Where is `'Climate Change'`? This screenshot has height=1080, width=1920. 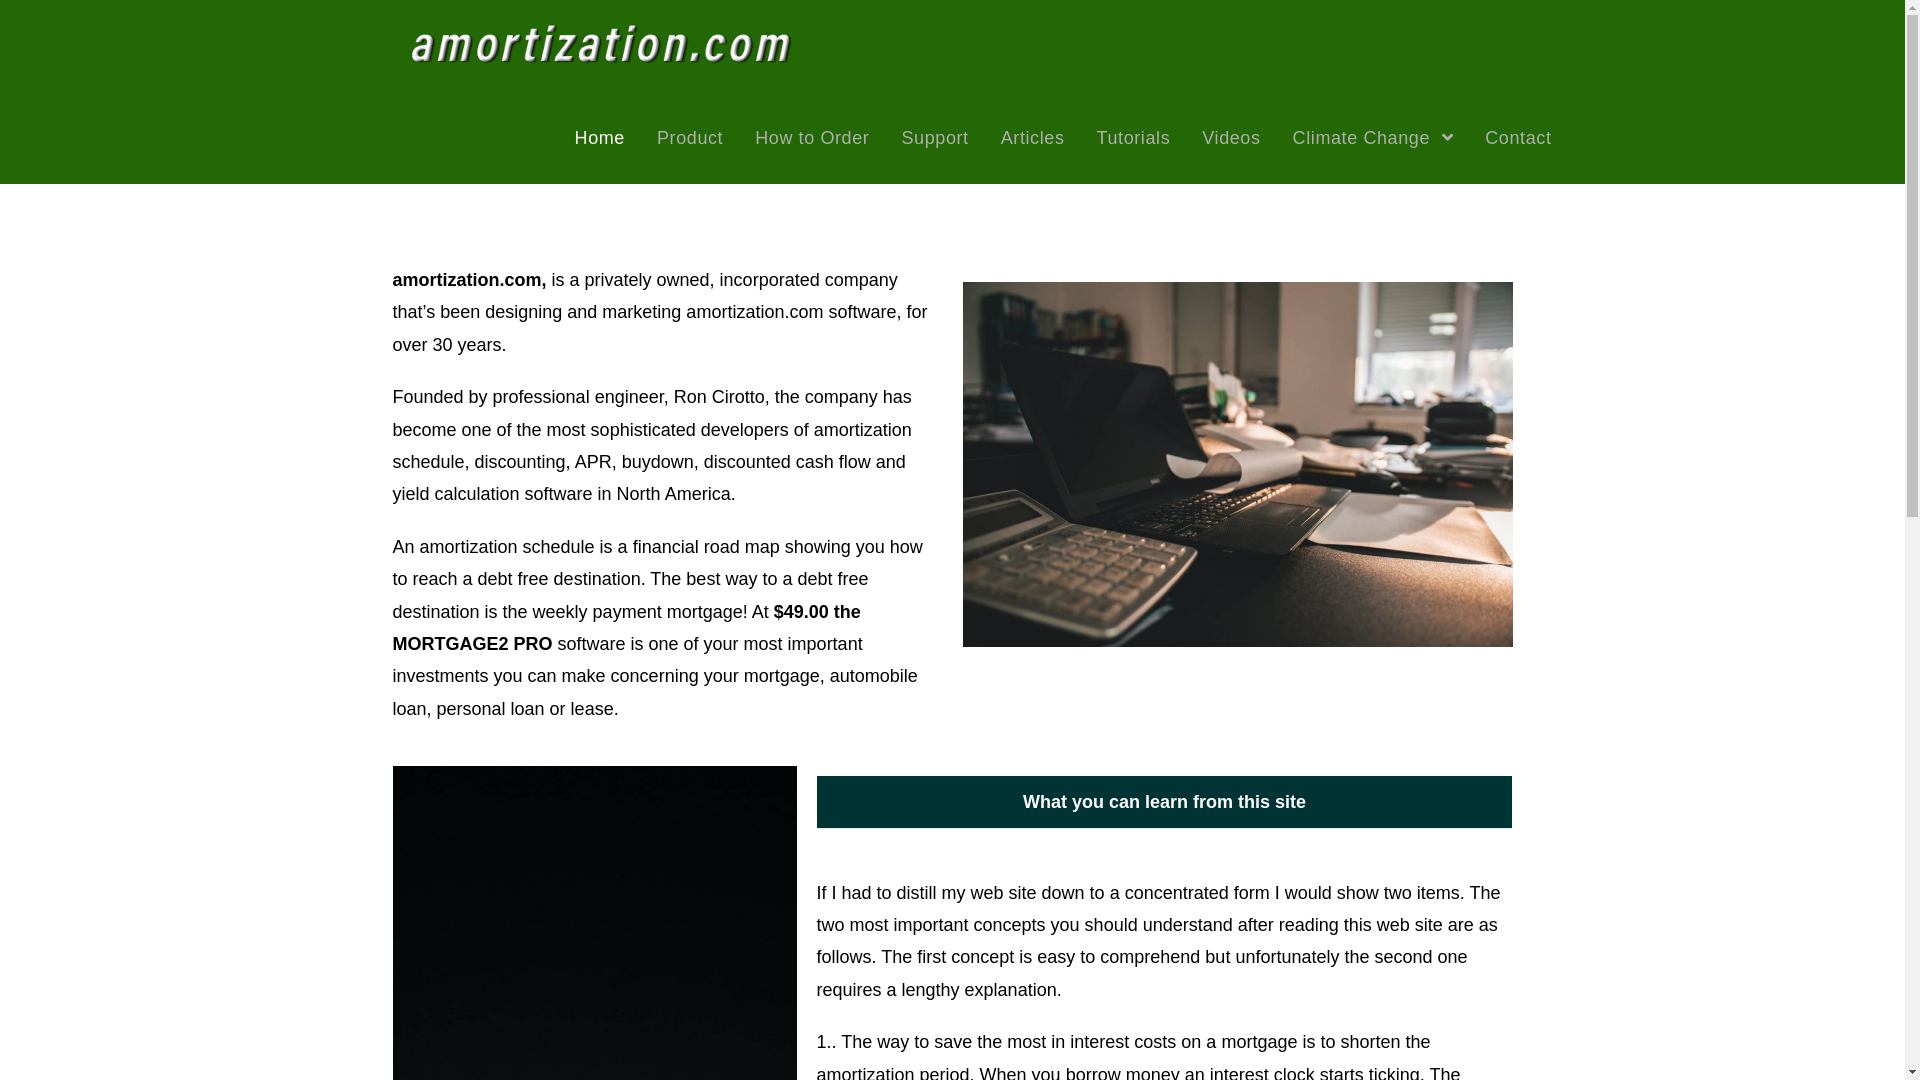 'Climate Change' is located at coordinates (1372, 137).